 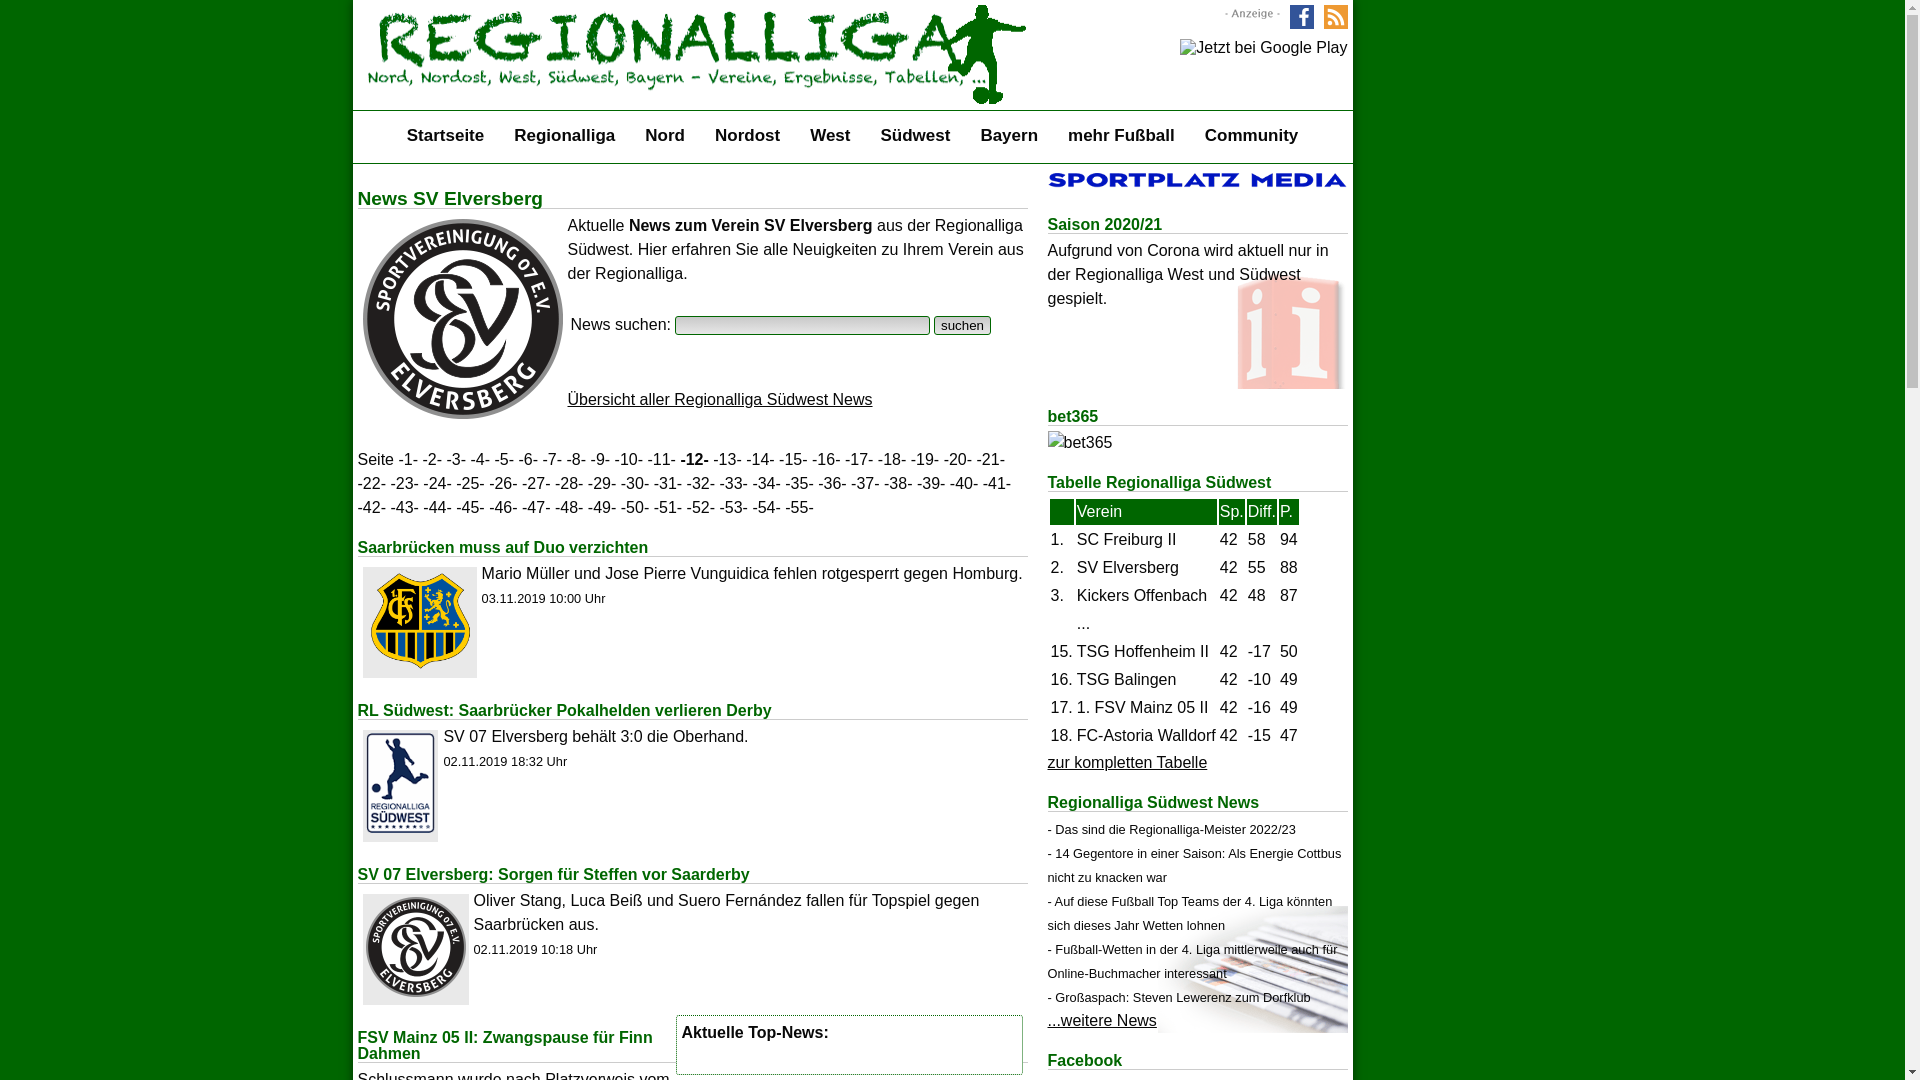 I want to click on '-9-', so click(x=599, y=459).